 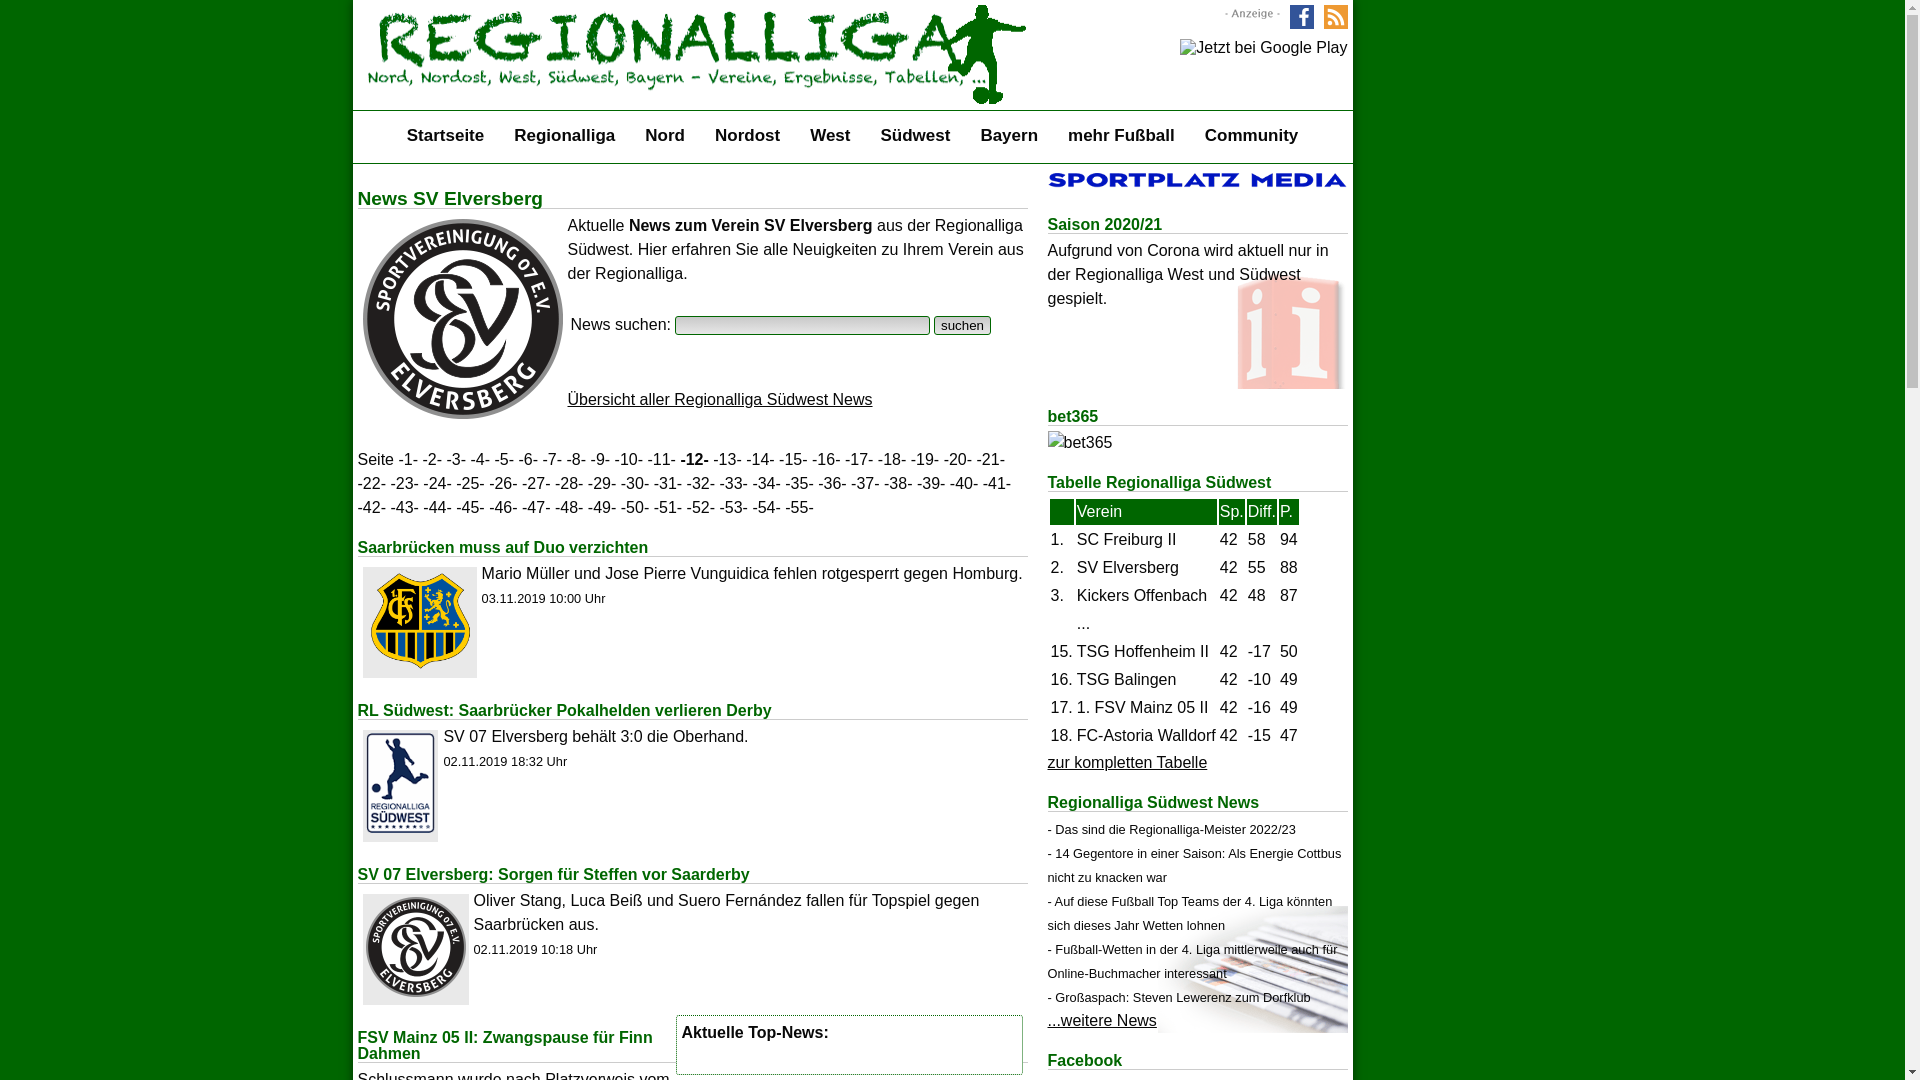 I want to click on '-9-', so click(x=599, y=459).